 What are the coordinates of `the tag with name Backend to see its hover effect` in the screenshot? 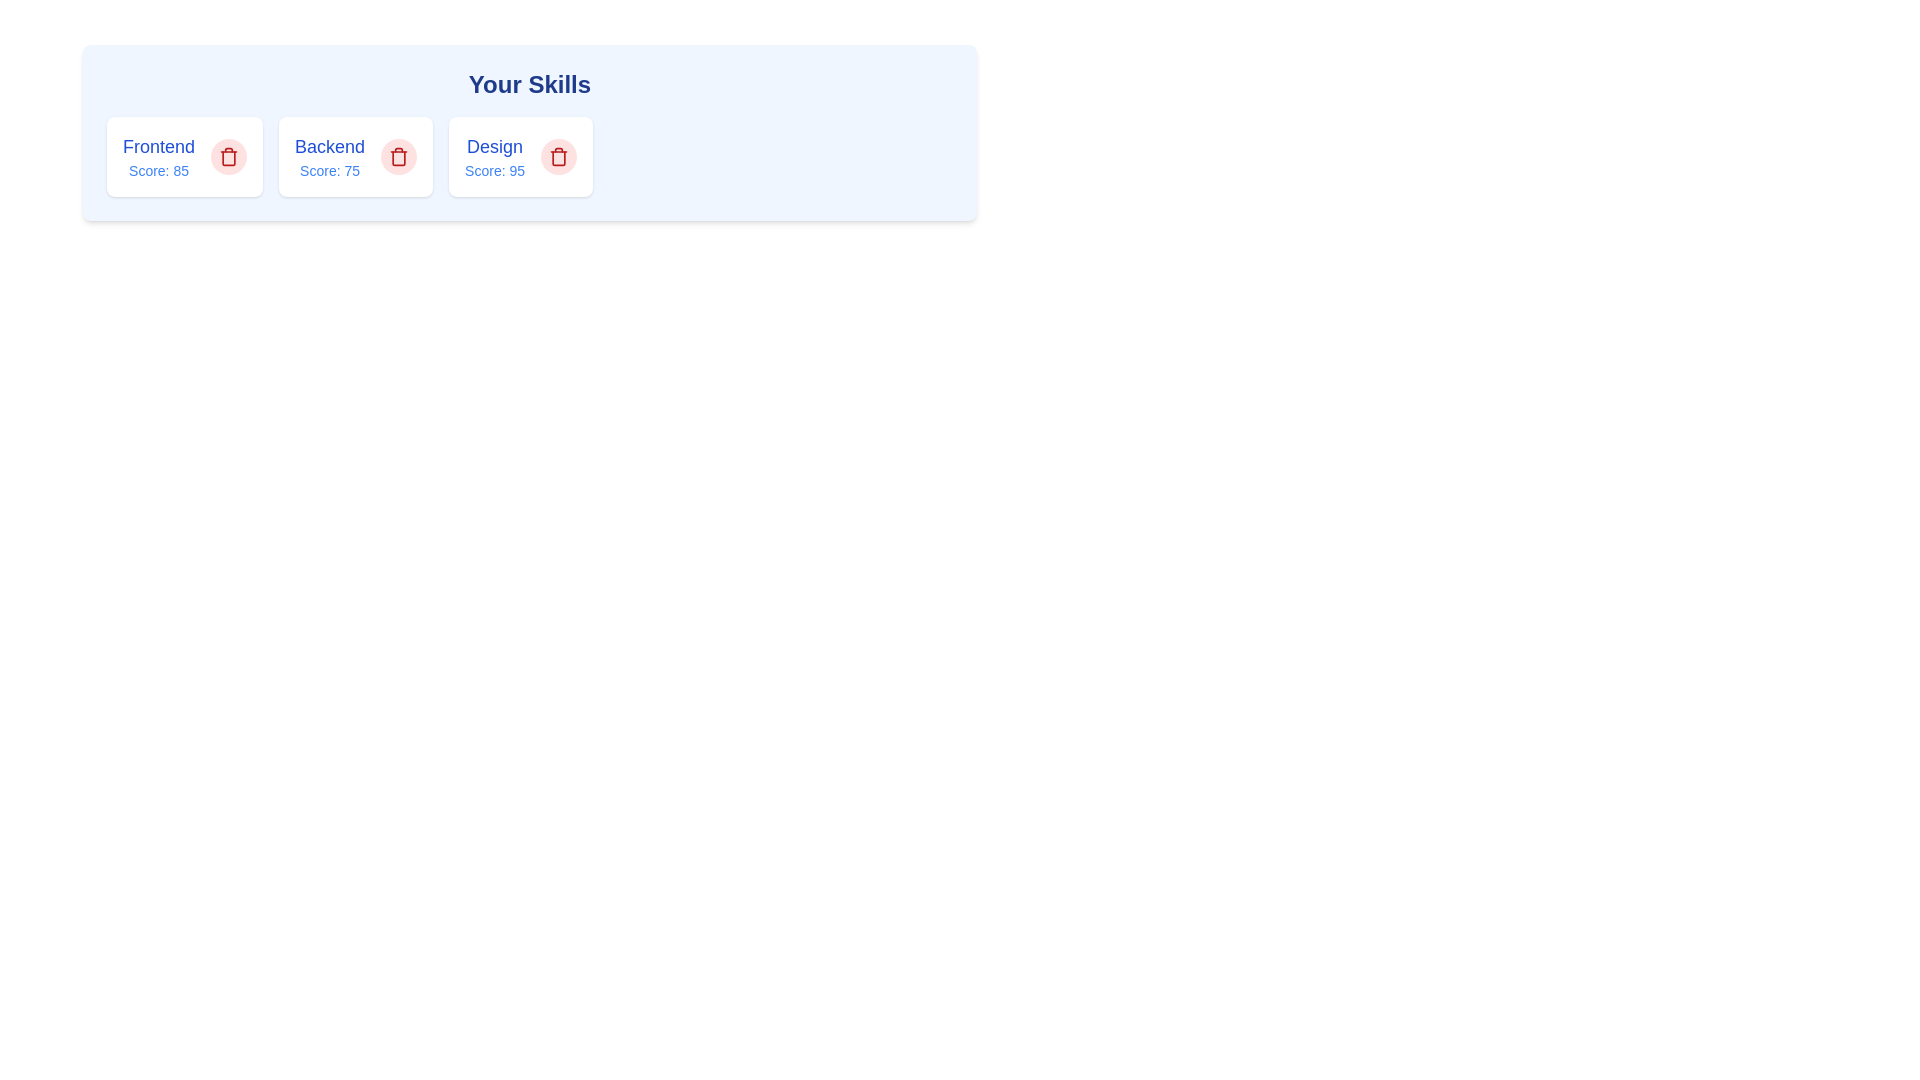 It's located at (330, 156).